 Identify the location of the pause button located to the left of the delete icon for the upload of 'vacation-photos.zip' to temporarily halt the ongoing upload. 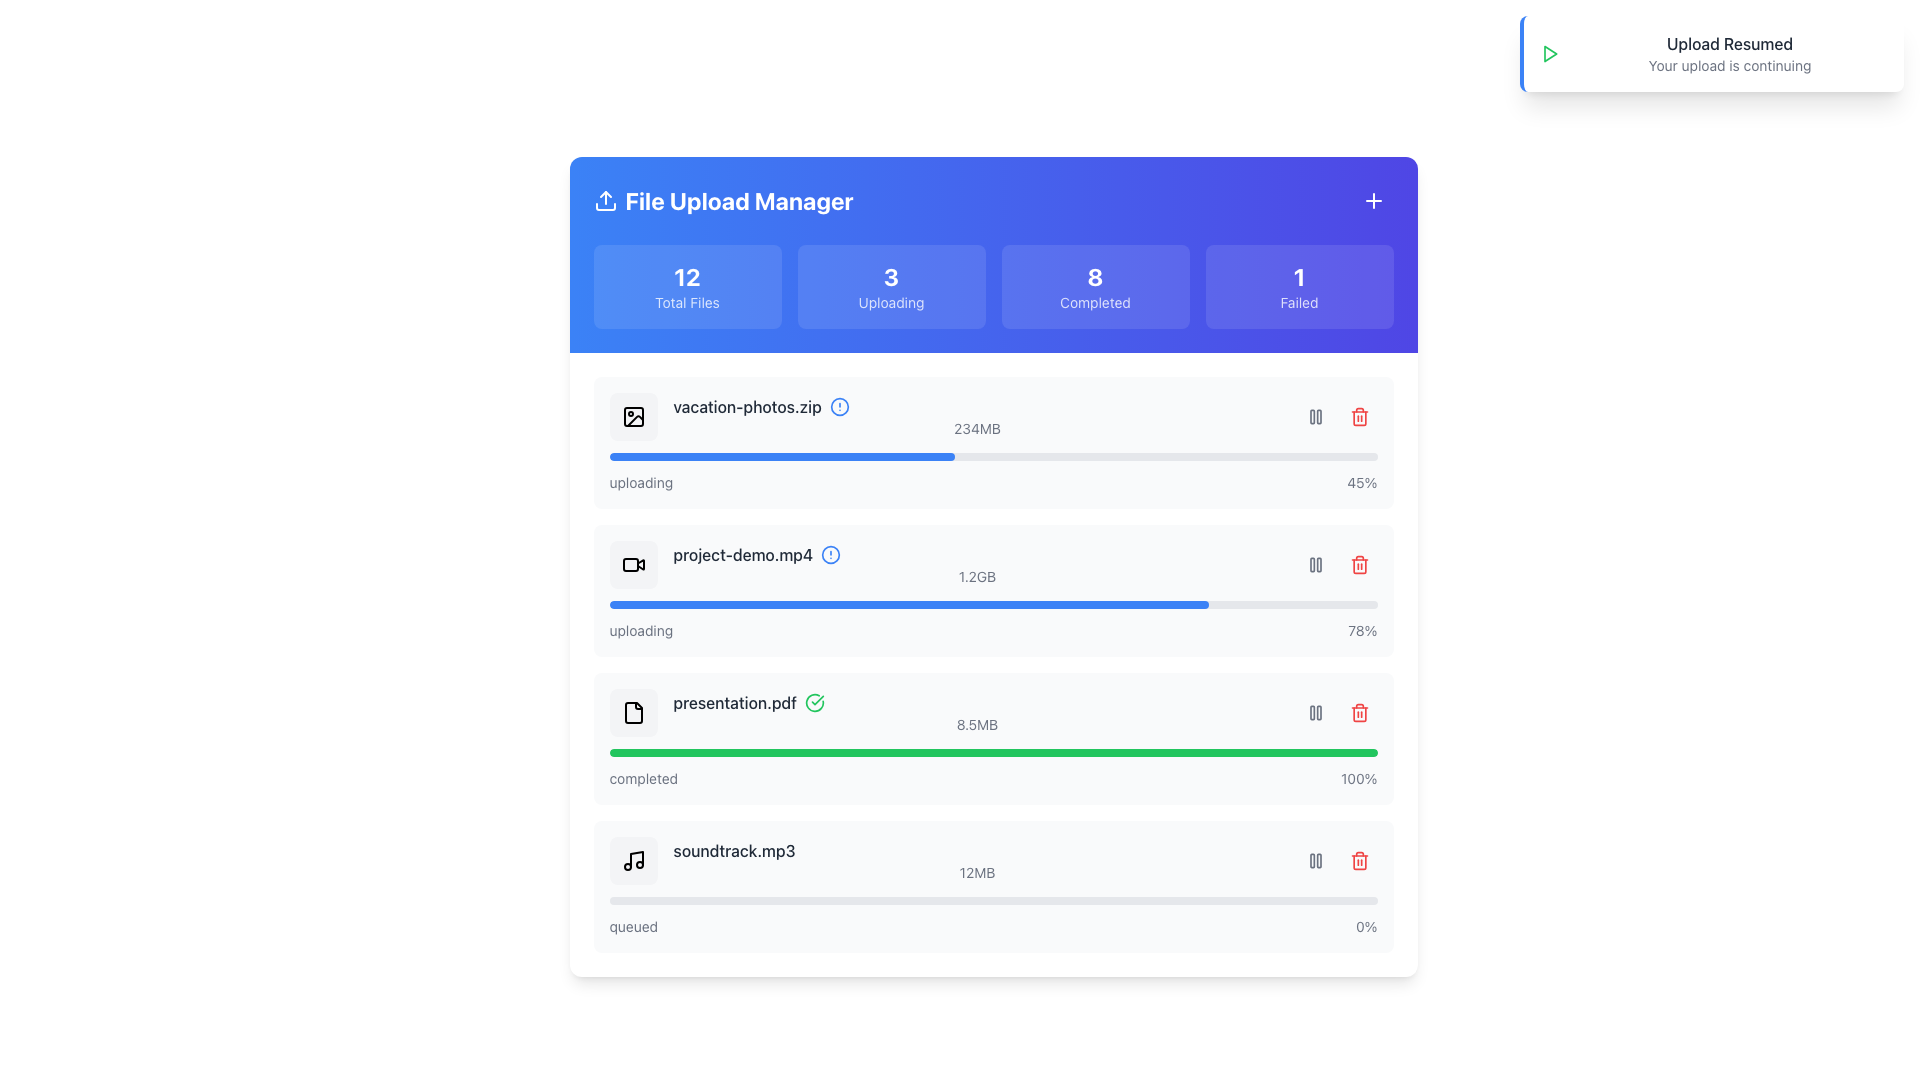
(1315, 415).